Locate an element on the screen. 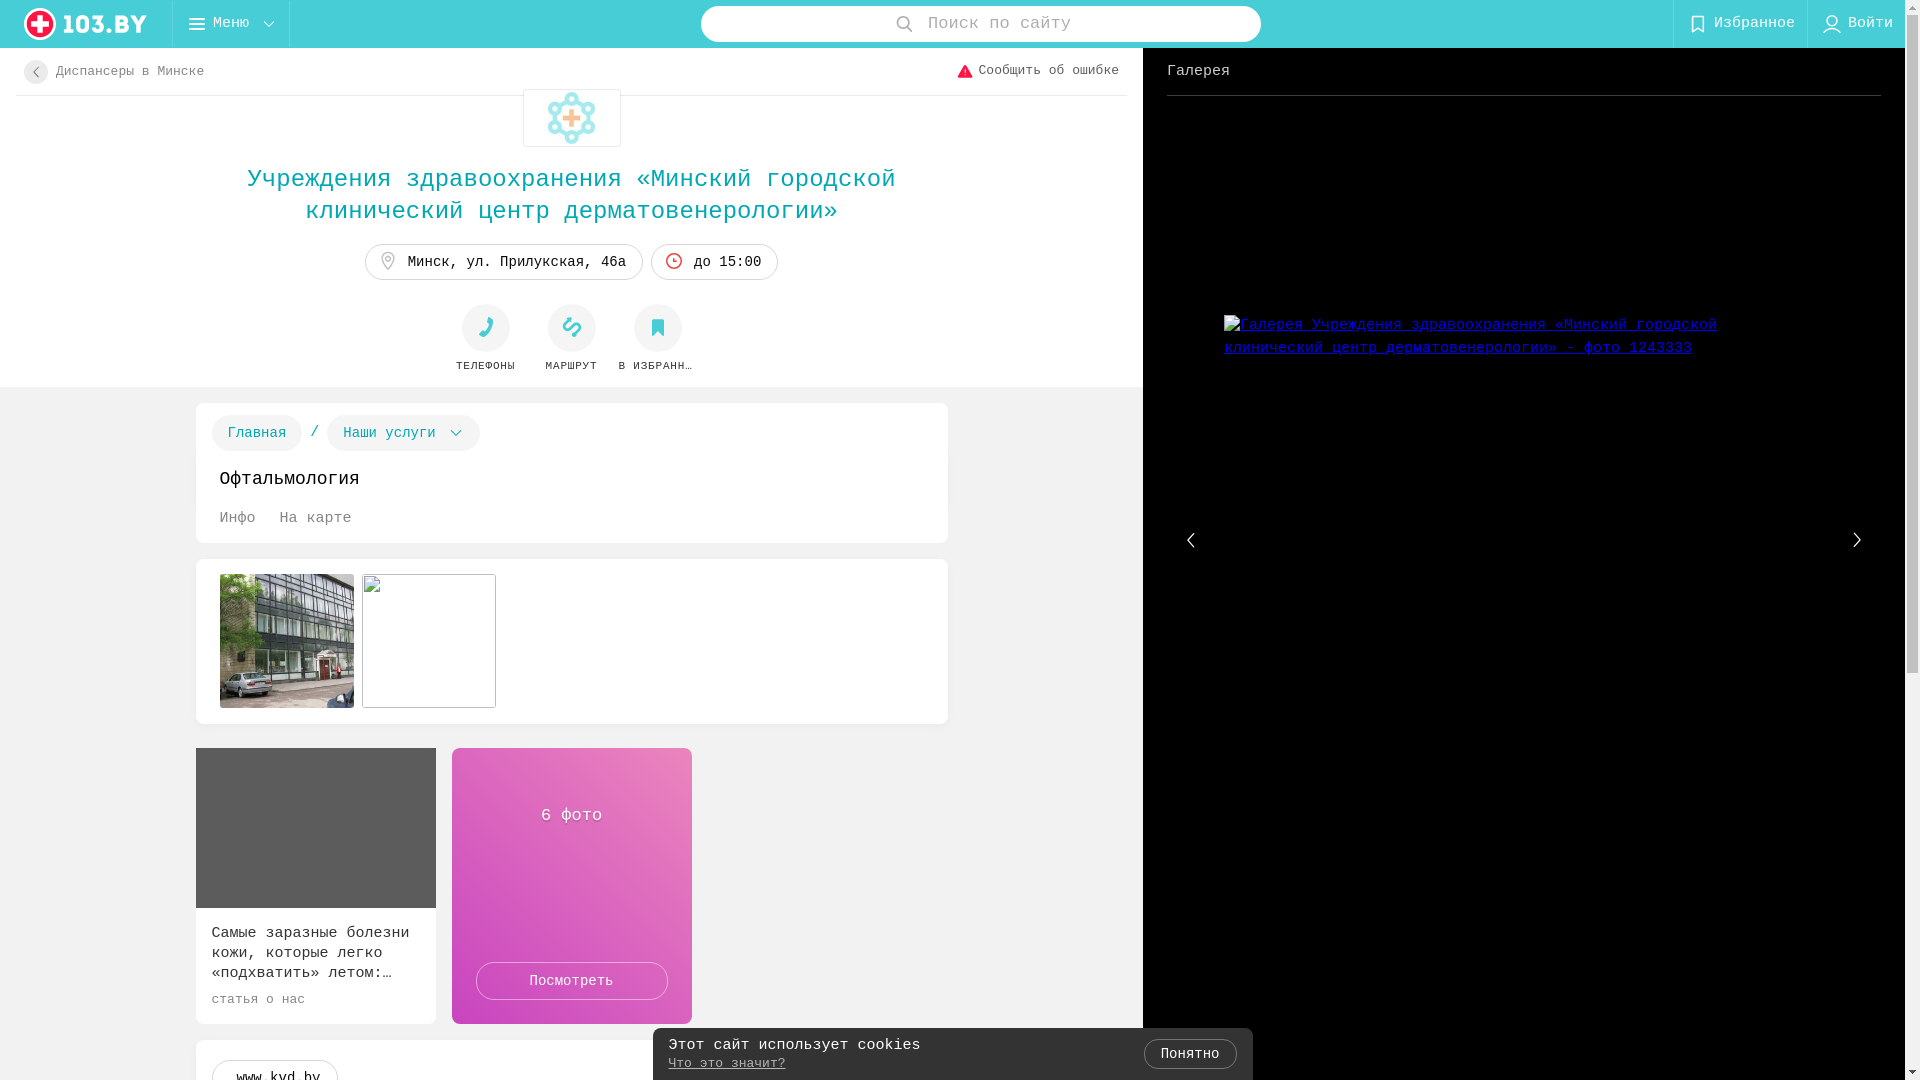  'logo' is located at coordinates (85, 23).